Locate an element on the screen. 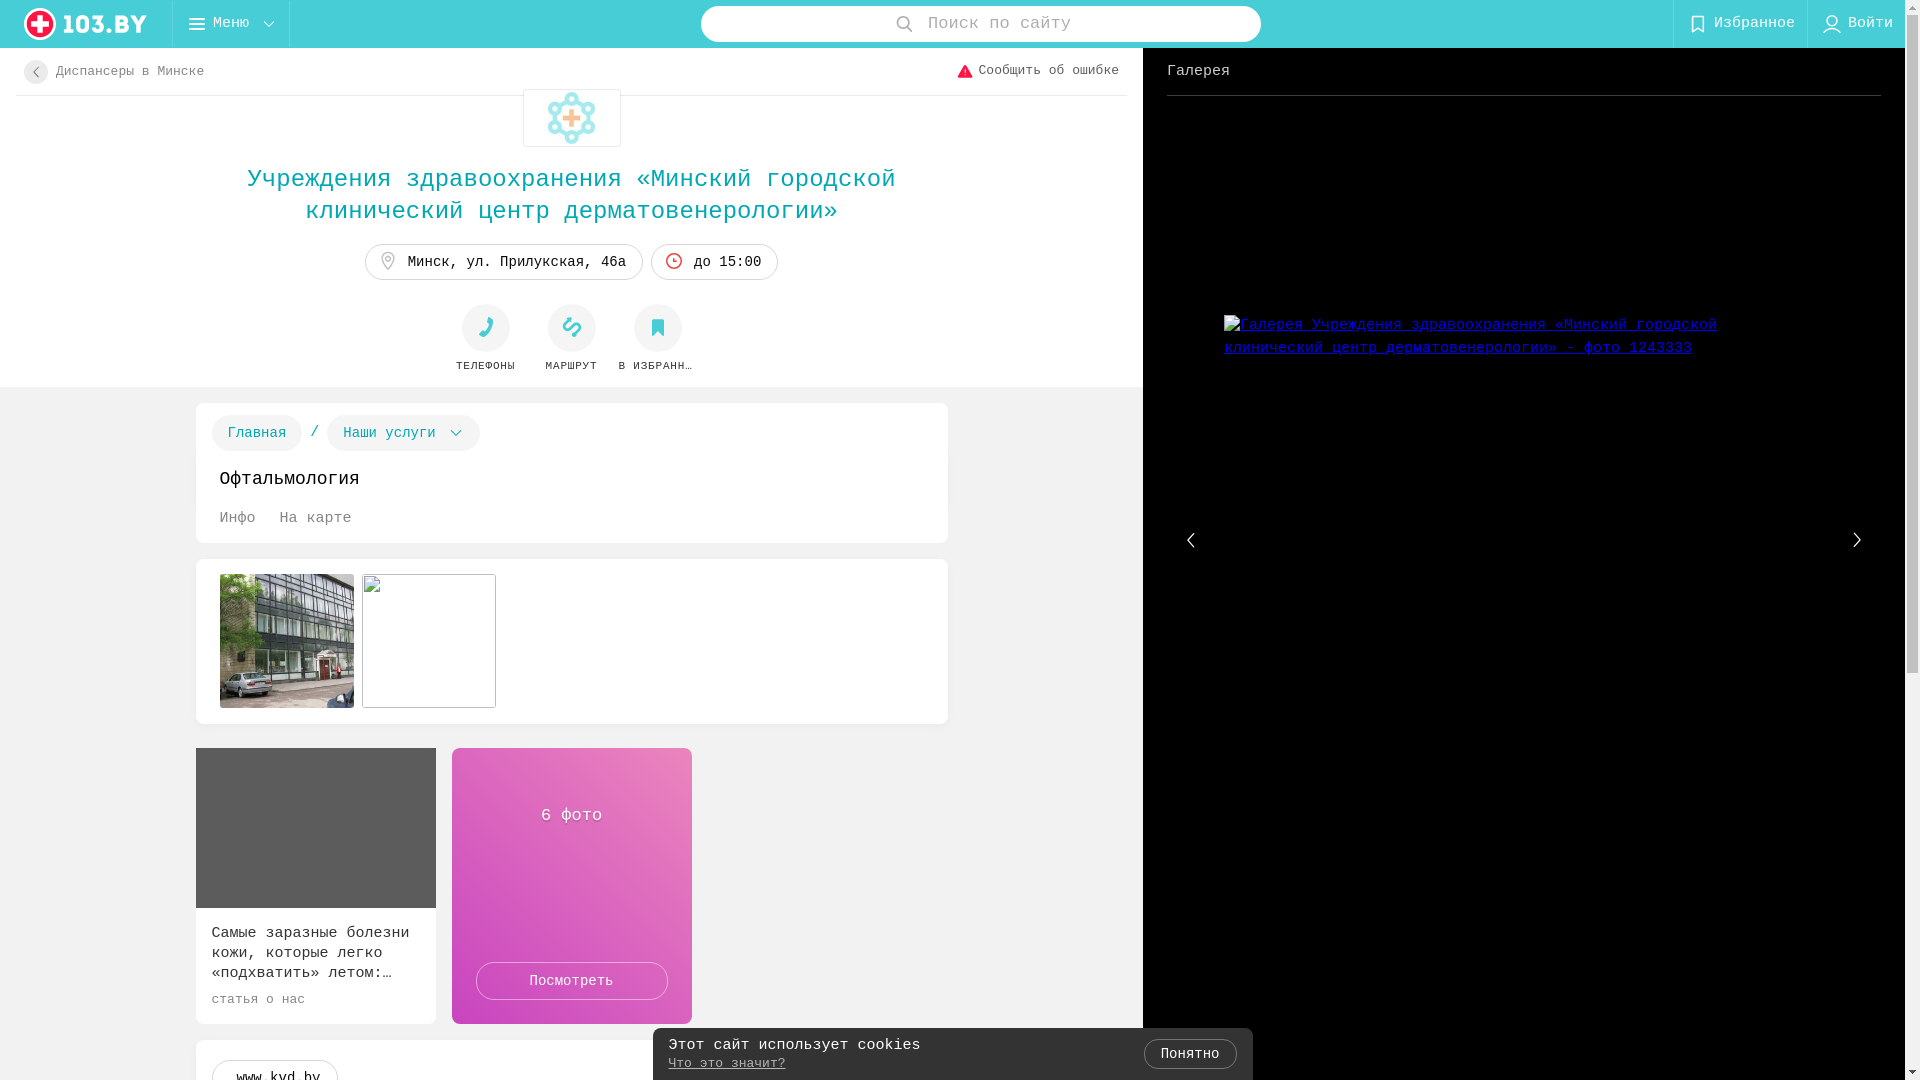  'logo' is located at coordinates (85, 23).